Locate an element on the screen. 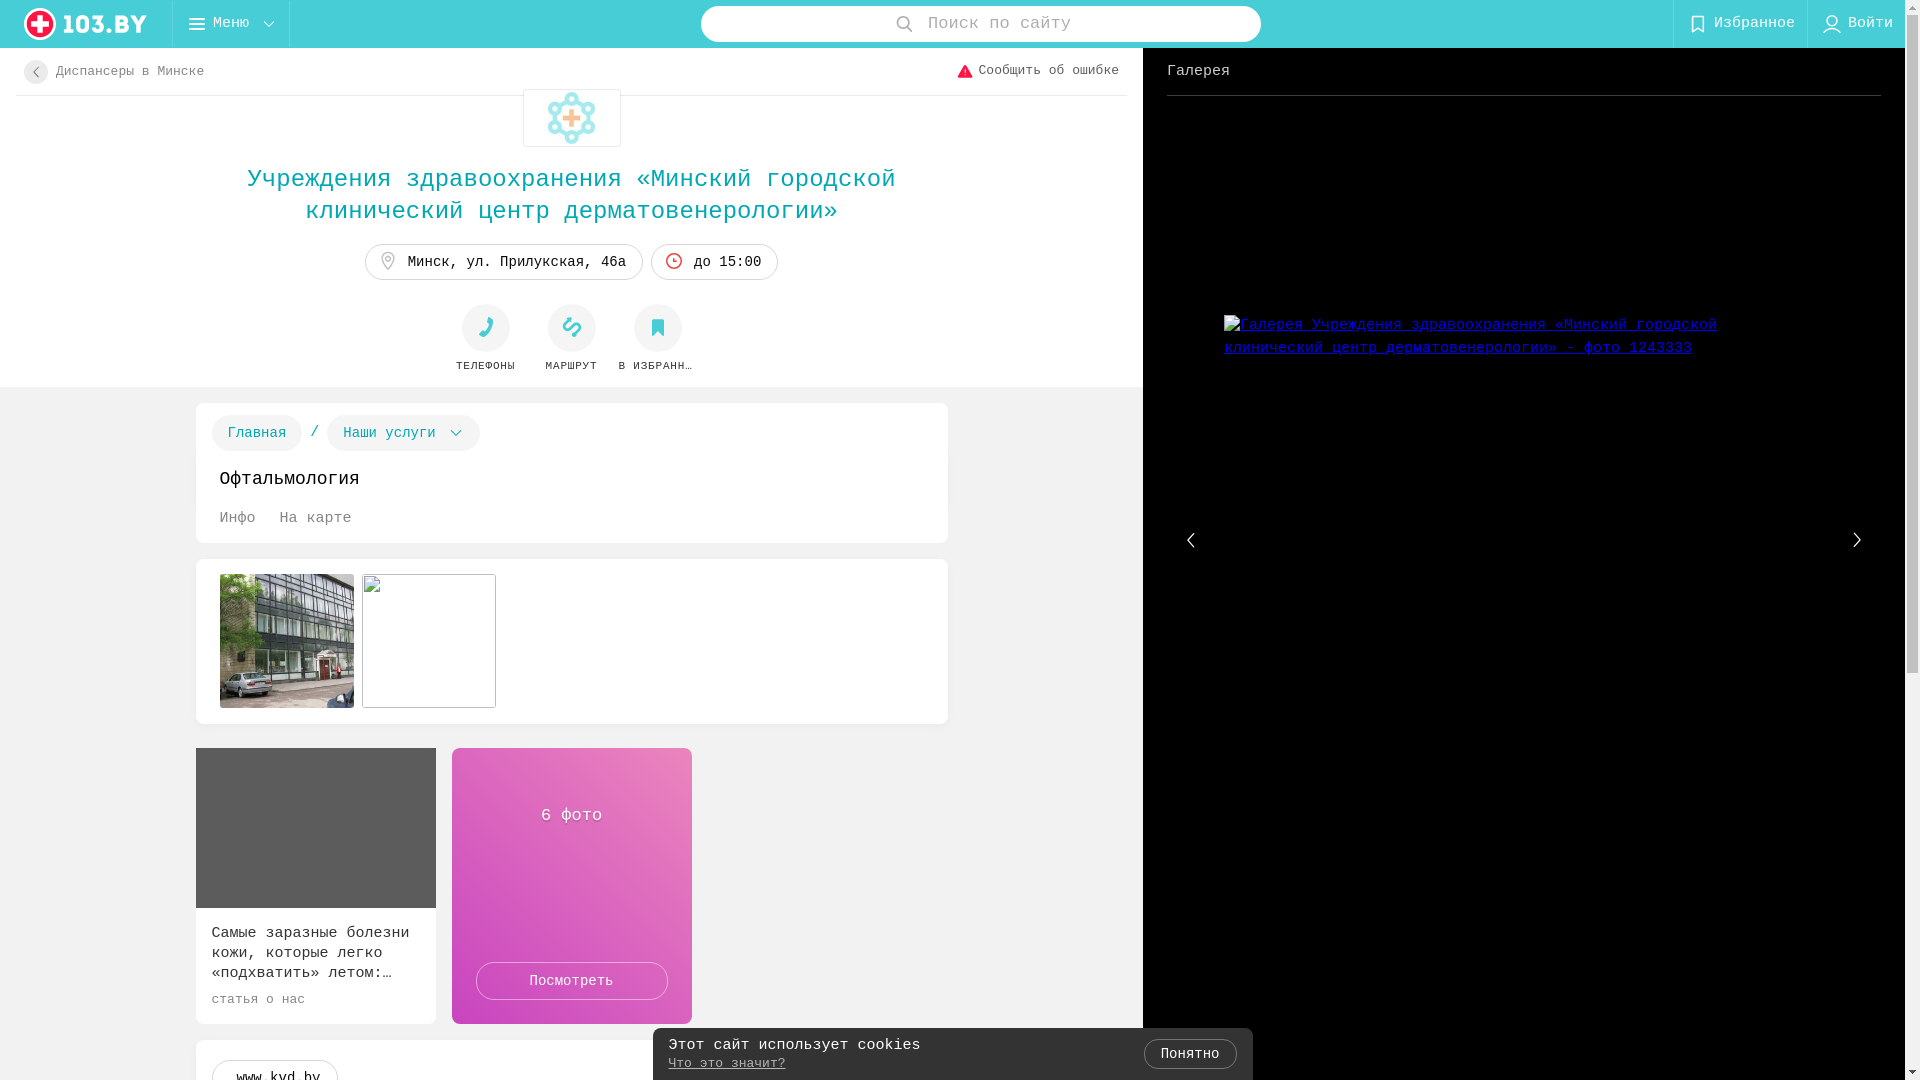  'logo' is located at coordinates (85, 23).